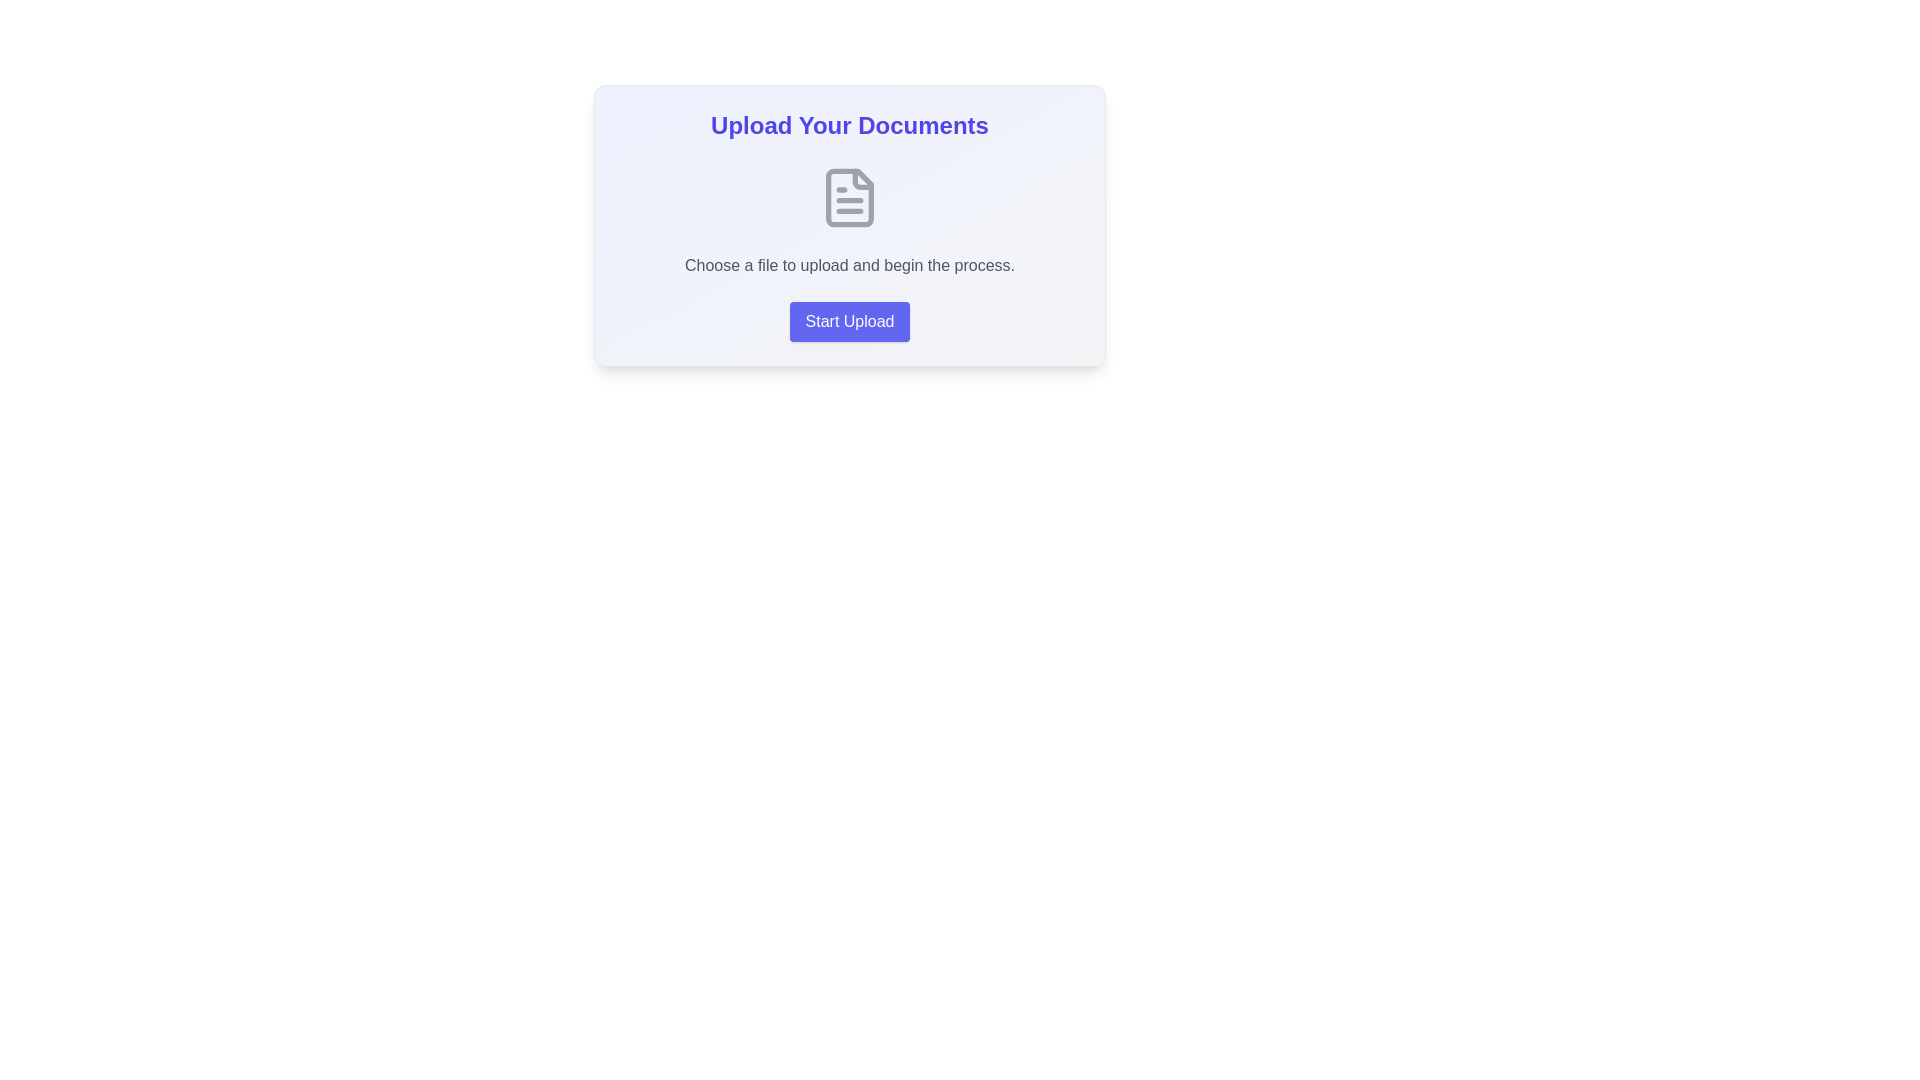  I want to click on the upload button located at the bottom of the card to observe its hover-specific styling, so click(849, 320).